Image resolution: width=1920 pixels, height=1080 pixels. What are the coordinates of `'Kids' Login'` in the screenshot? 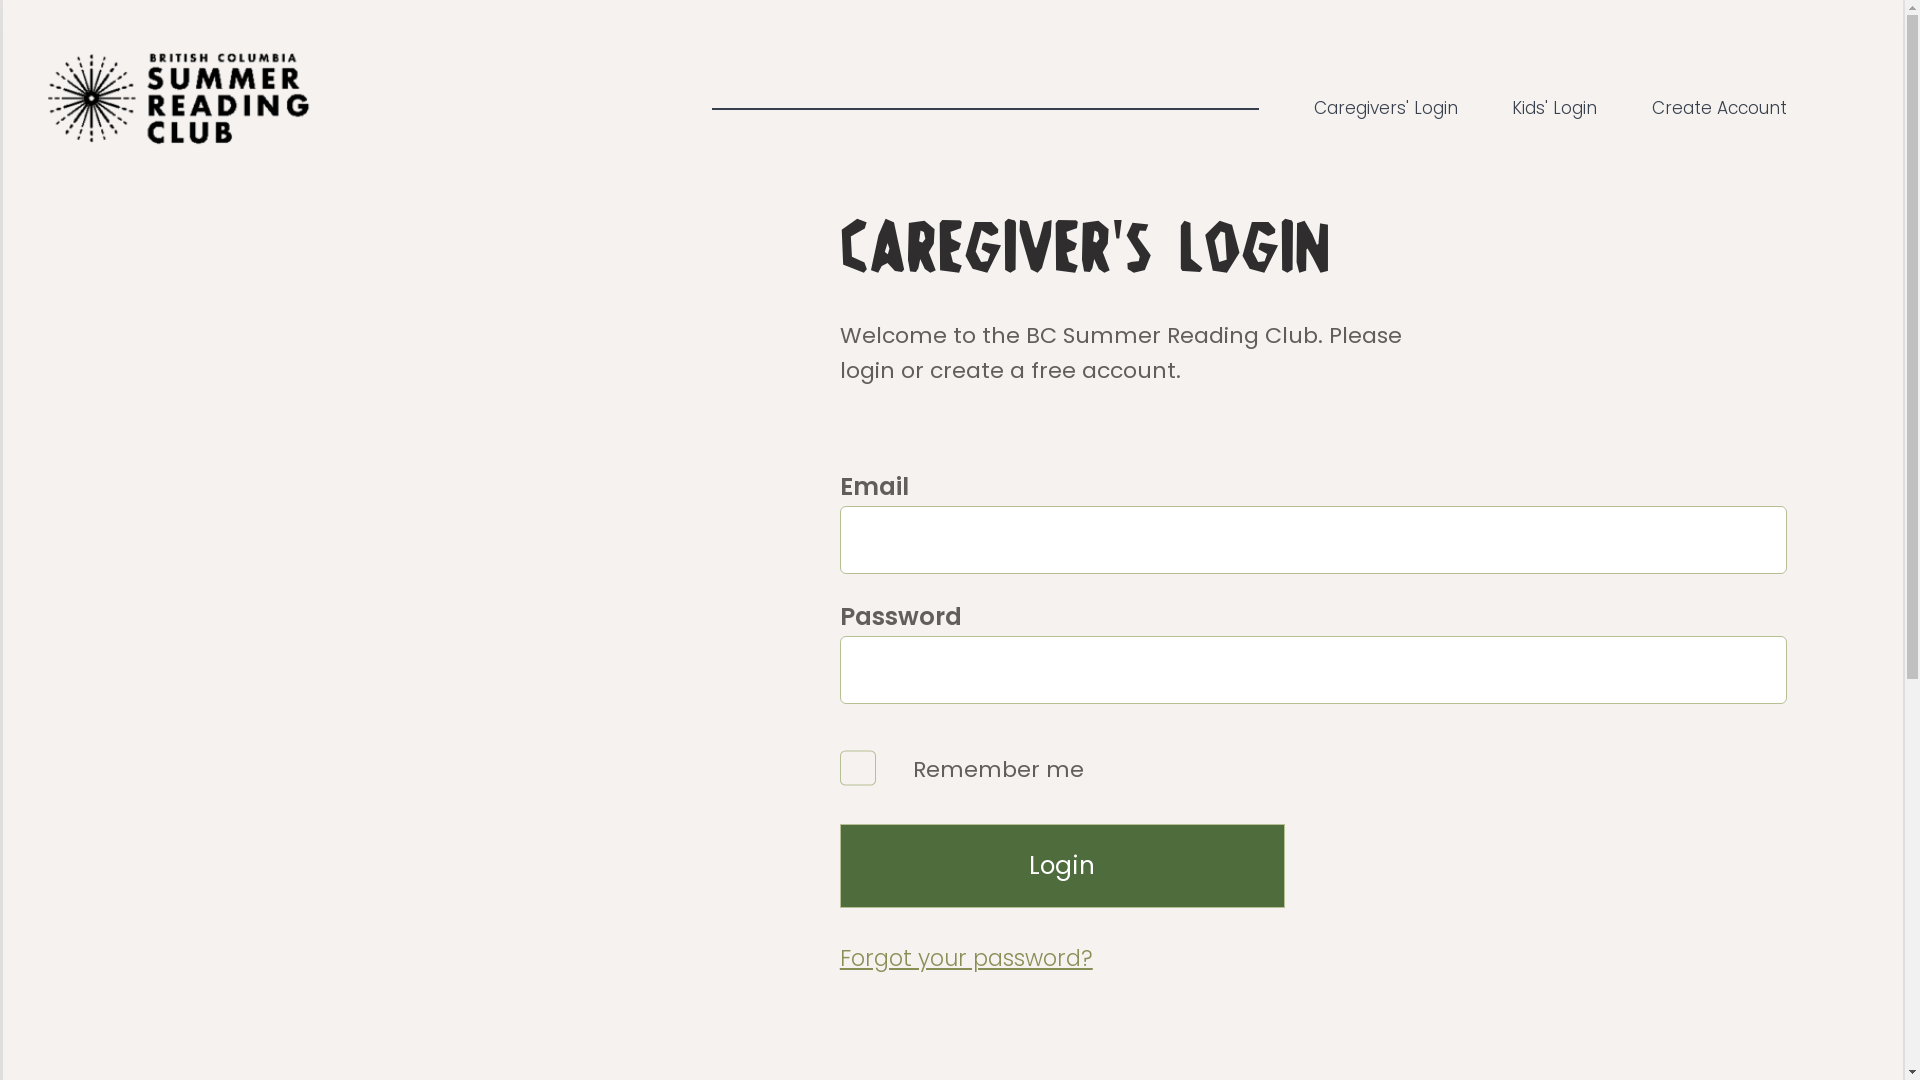 It's located at (1553, 108).